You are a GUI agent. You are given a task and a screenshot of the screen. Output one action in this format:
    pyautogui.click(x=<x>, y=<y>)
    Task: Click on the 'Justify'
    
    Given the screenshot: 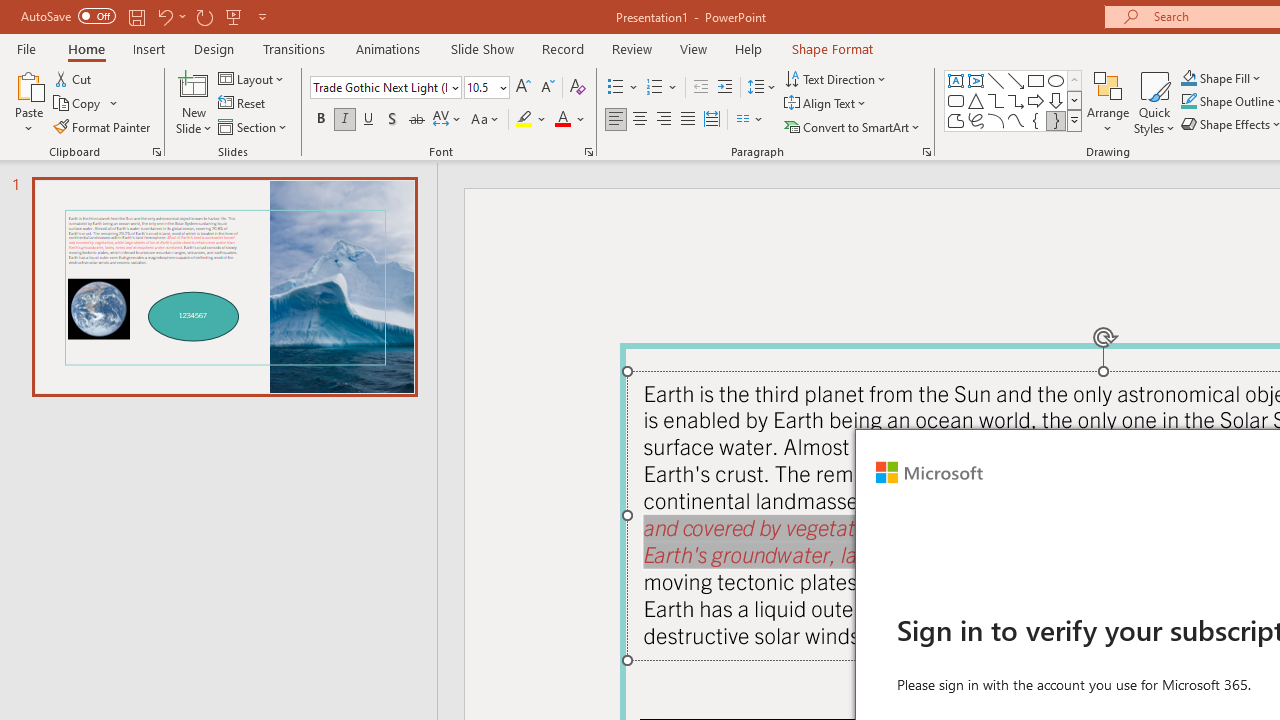 What is the action you would take?
    pyautogui.click(x=688, y=119)
    